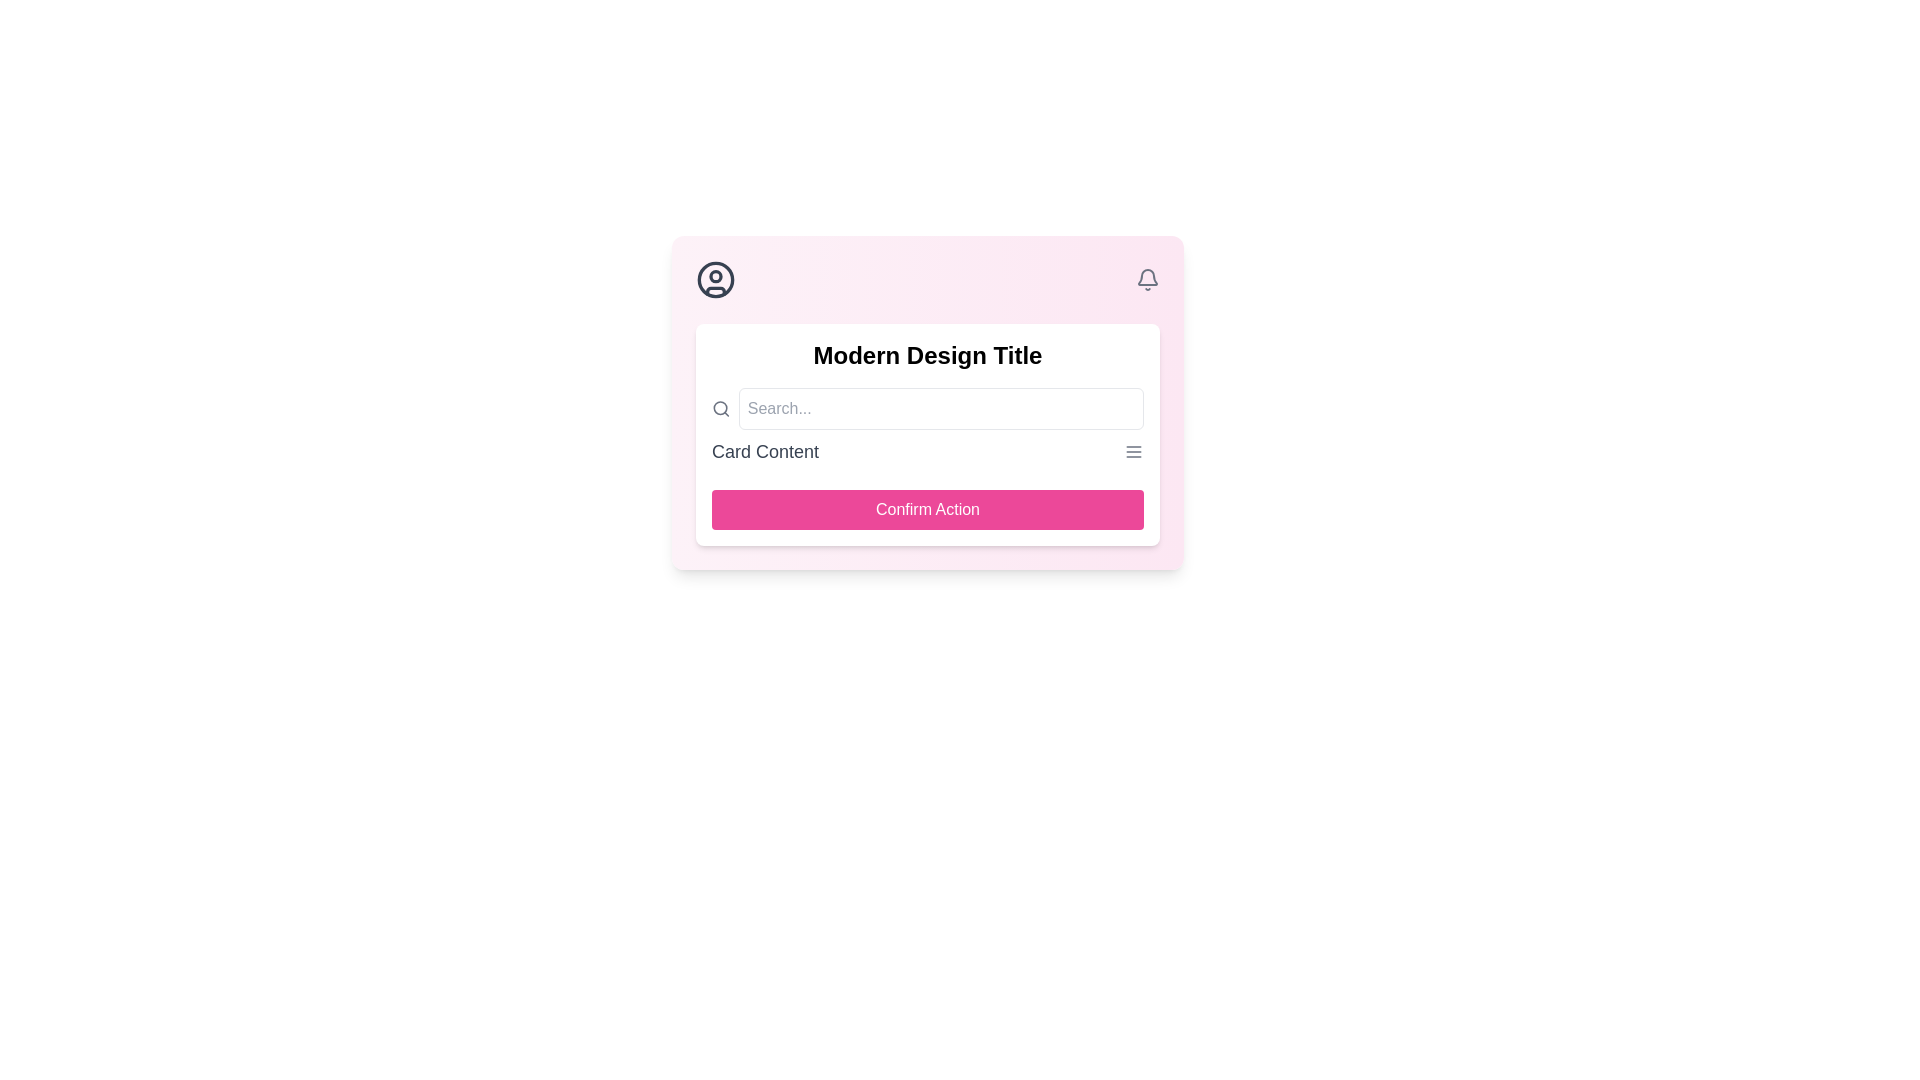  What do you see at coordinates (1147, 277) in the screenshot?
I see `the lower portion of the bell-shaped icon located in the upper right corner of the card interface` at bounding box center [1147, 277].